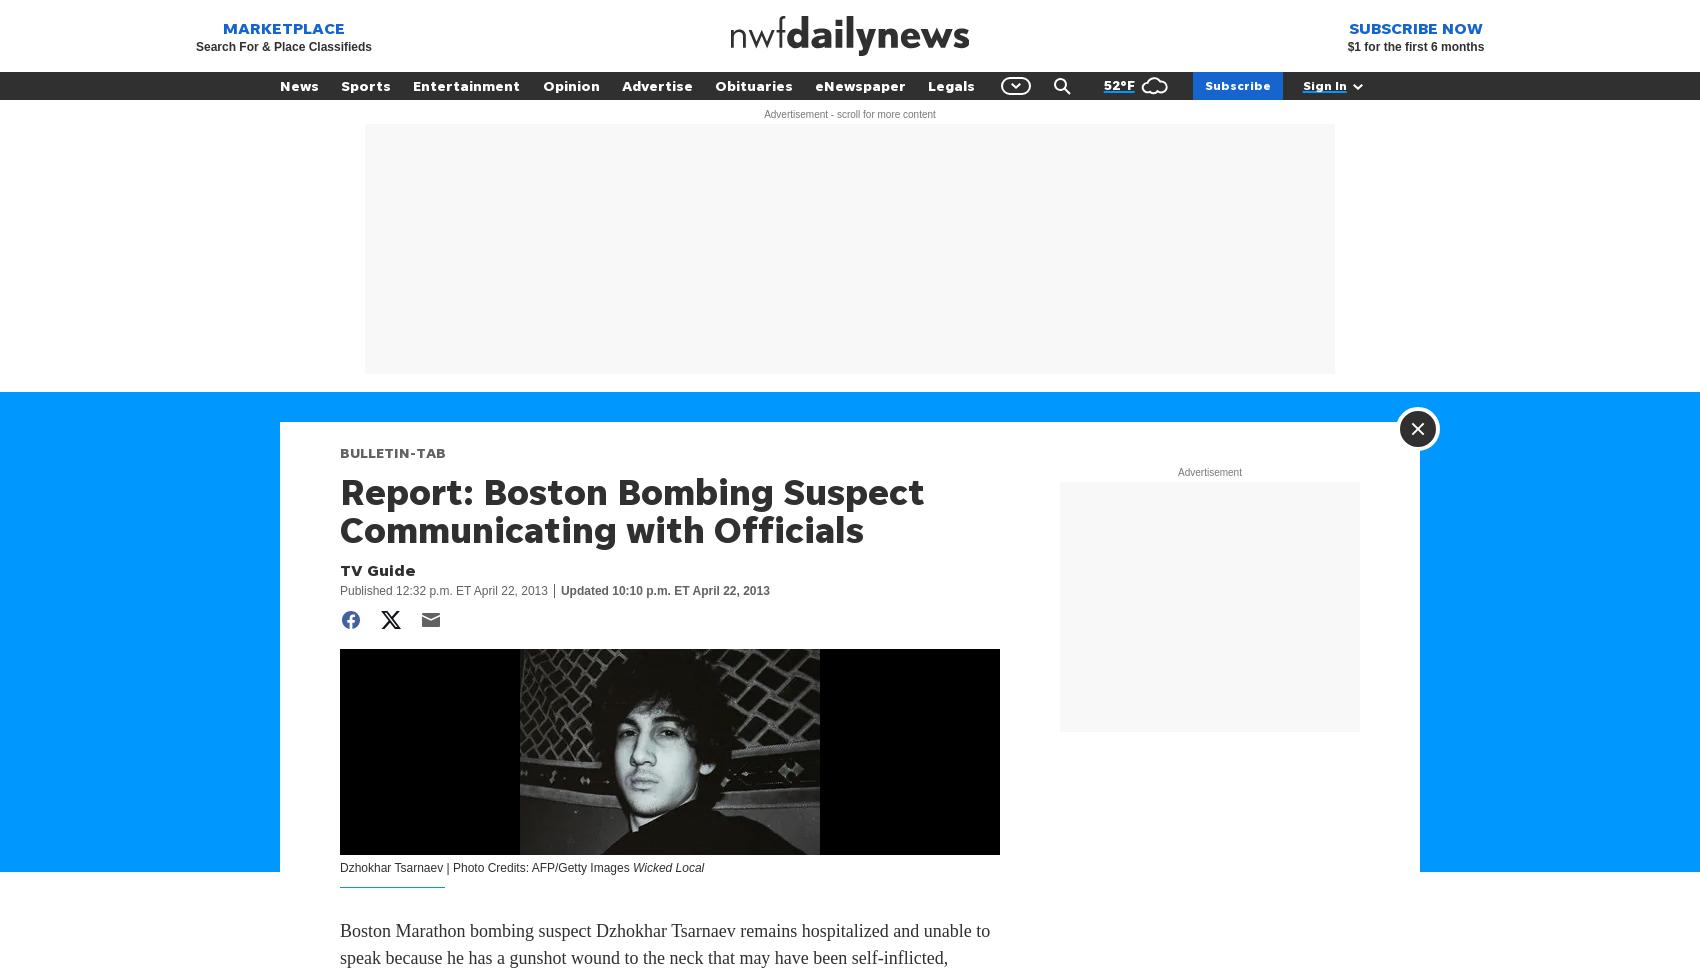  Describe the element at coordinates (392, 451) in the screenshot. I see `'BULLETIN-TAB'` at that location.